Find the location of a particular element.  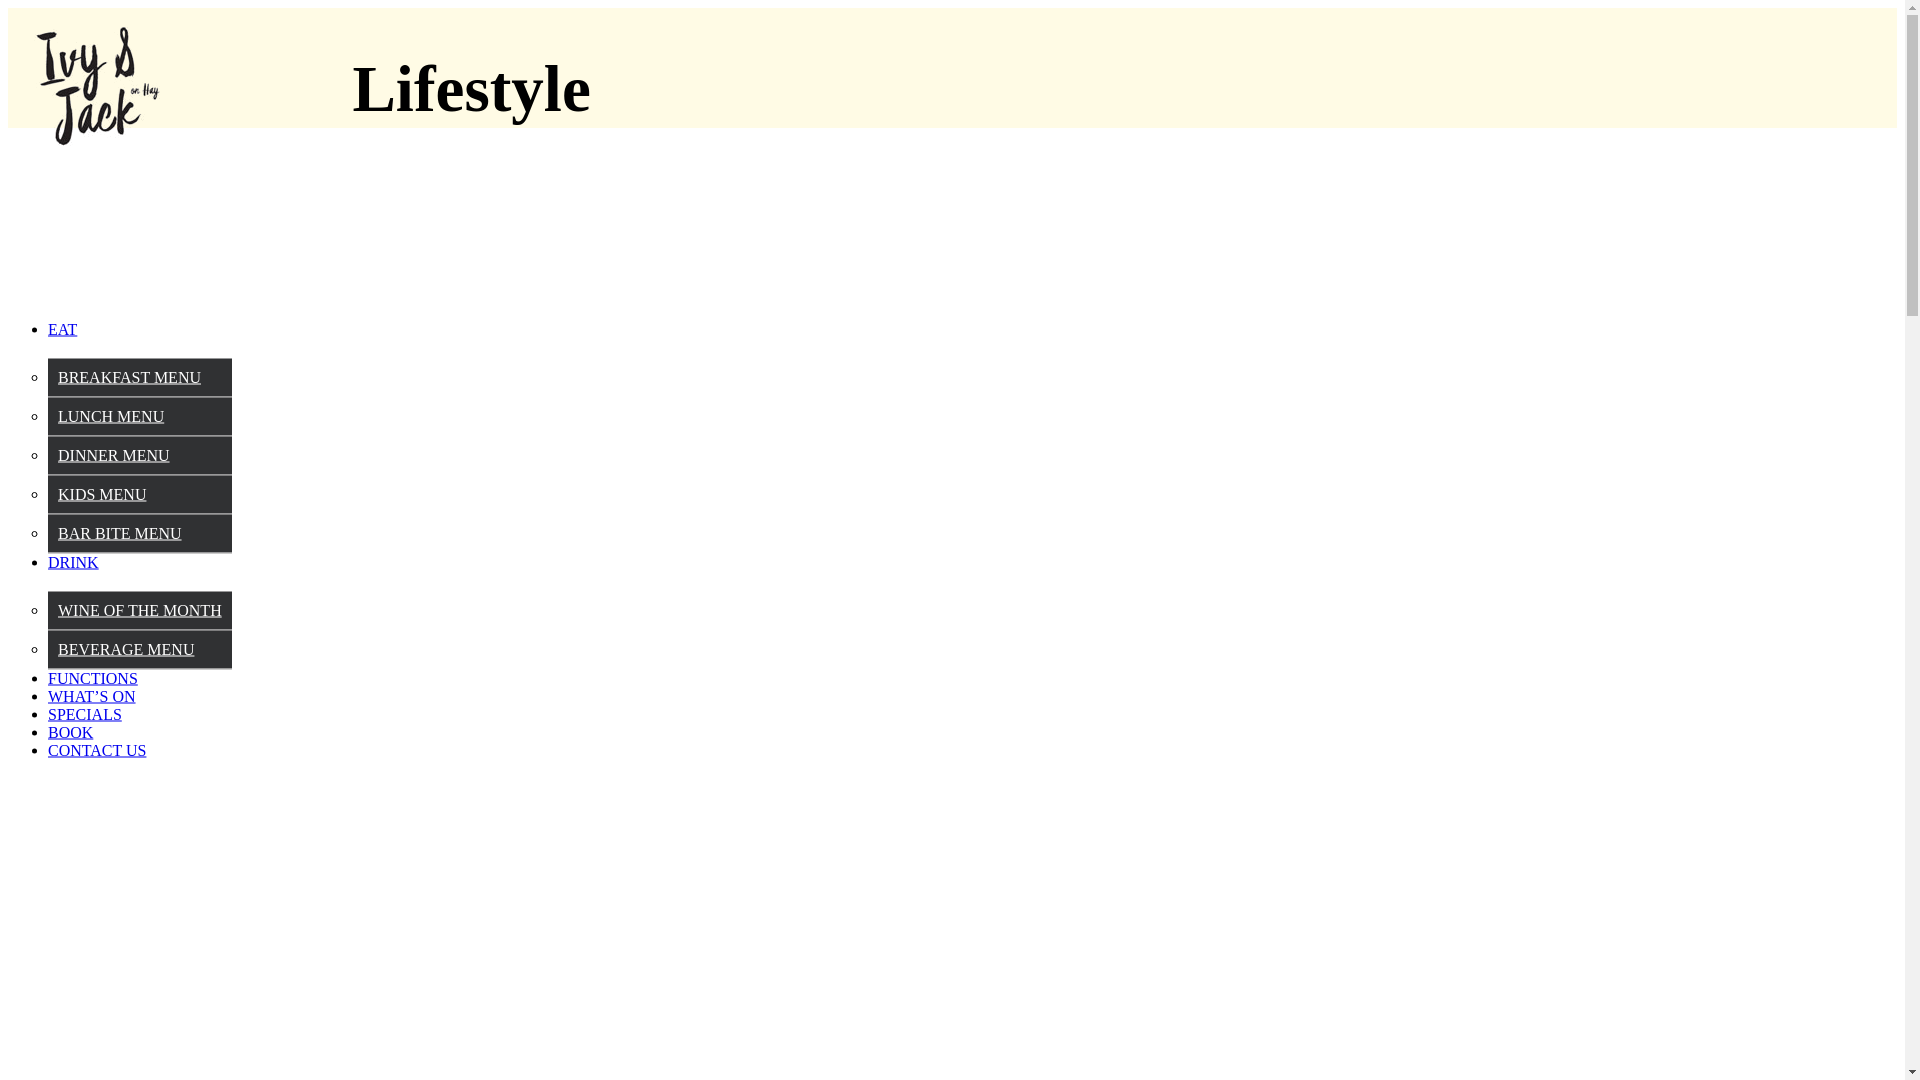

'BEVERAGE MENU' is located at coordinates (57, 648).